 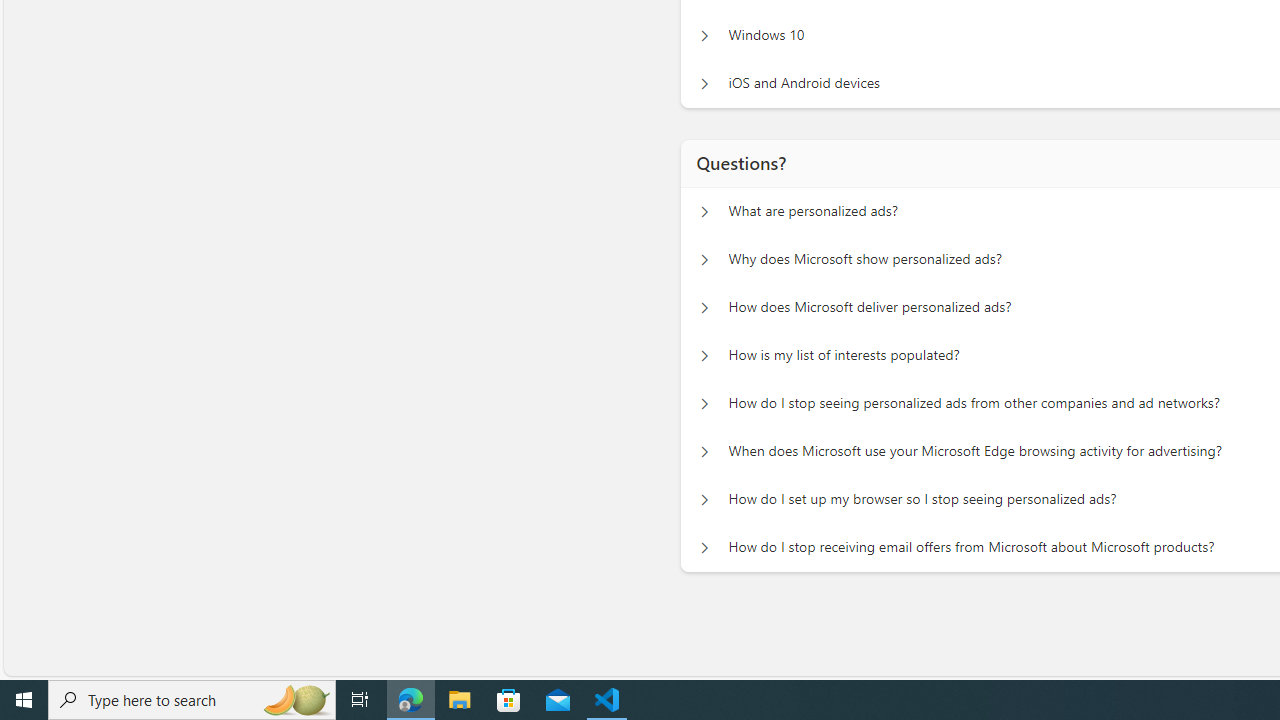 What do you see at coordinates (704, 355) in the screenshot?
I see `'Questions? How is my list of interests populated?'` at bounding box center [704, 355].